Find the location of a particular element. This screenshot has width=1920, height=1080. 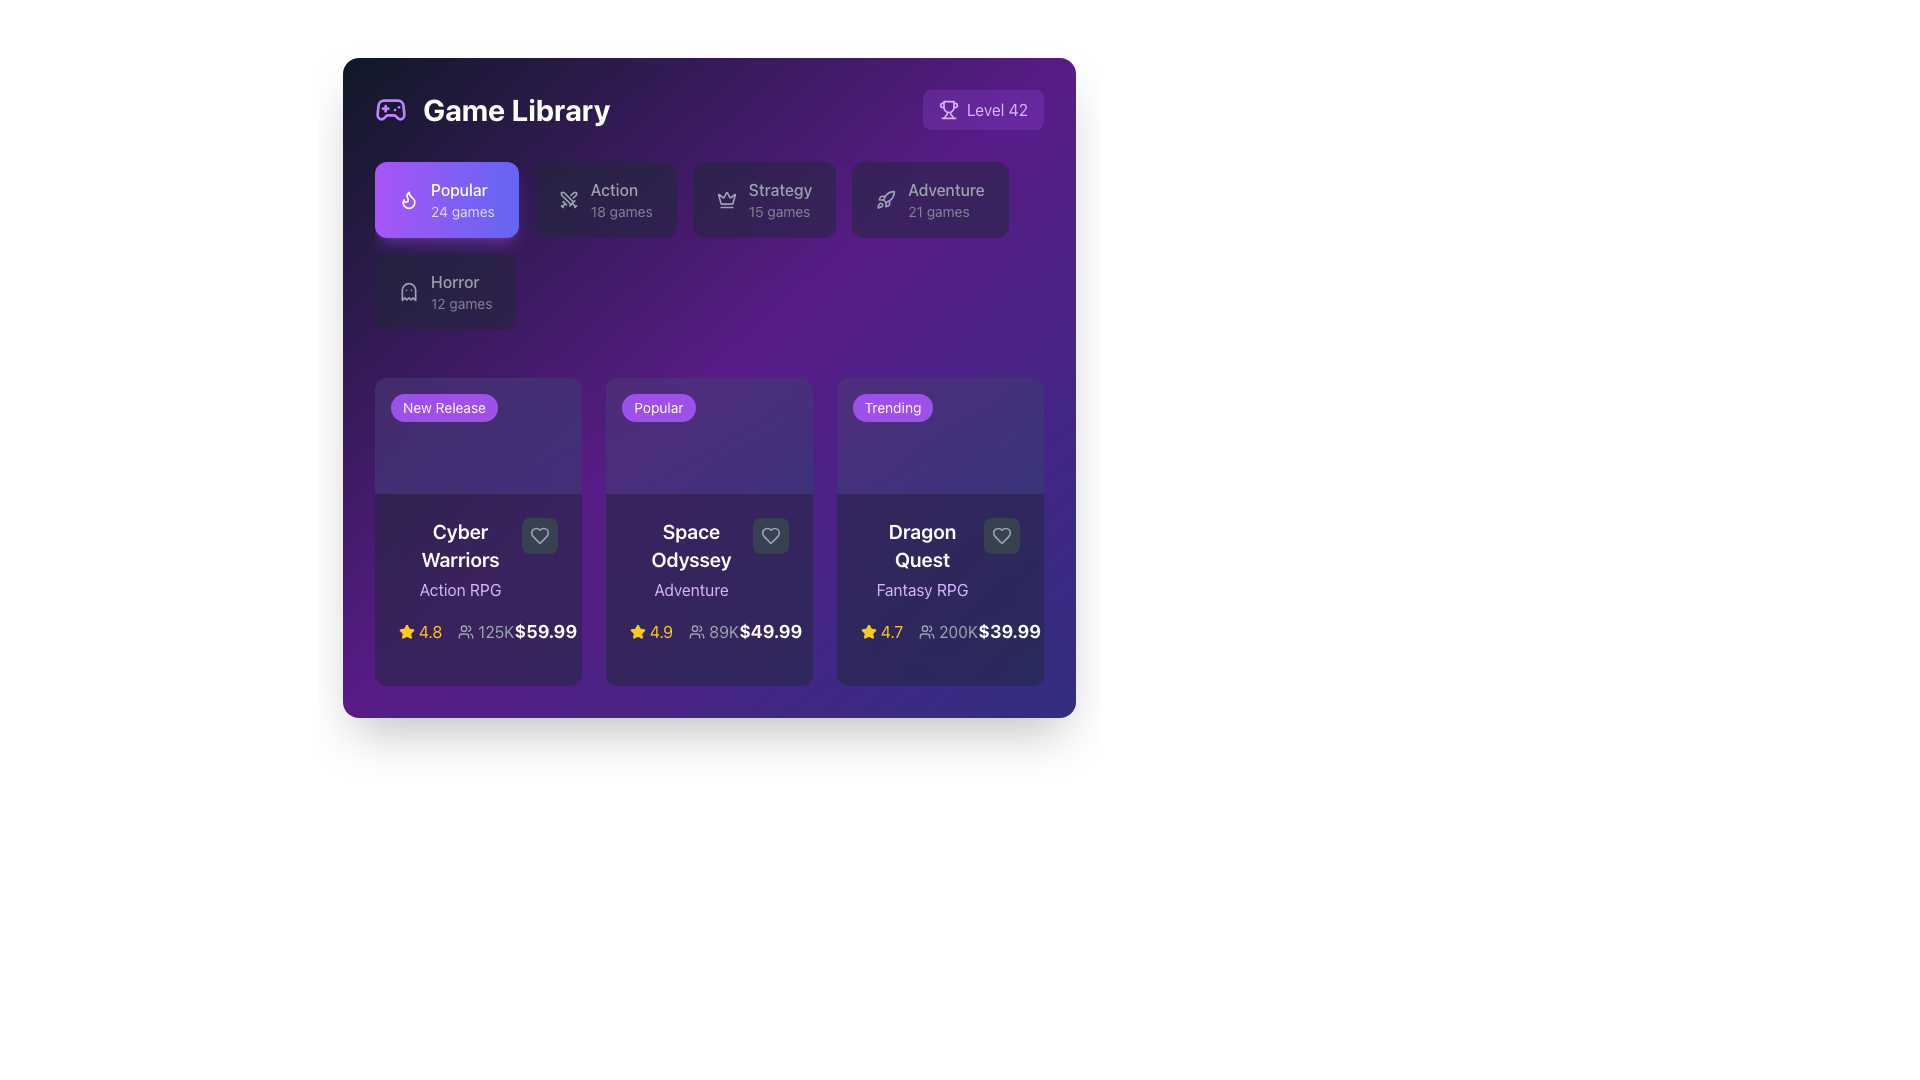

the heart icon in the top-right corner of the 'Dragon Quest' card is located at coordinates (1002, 535).